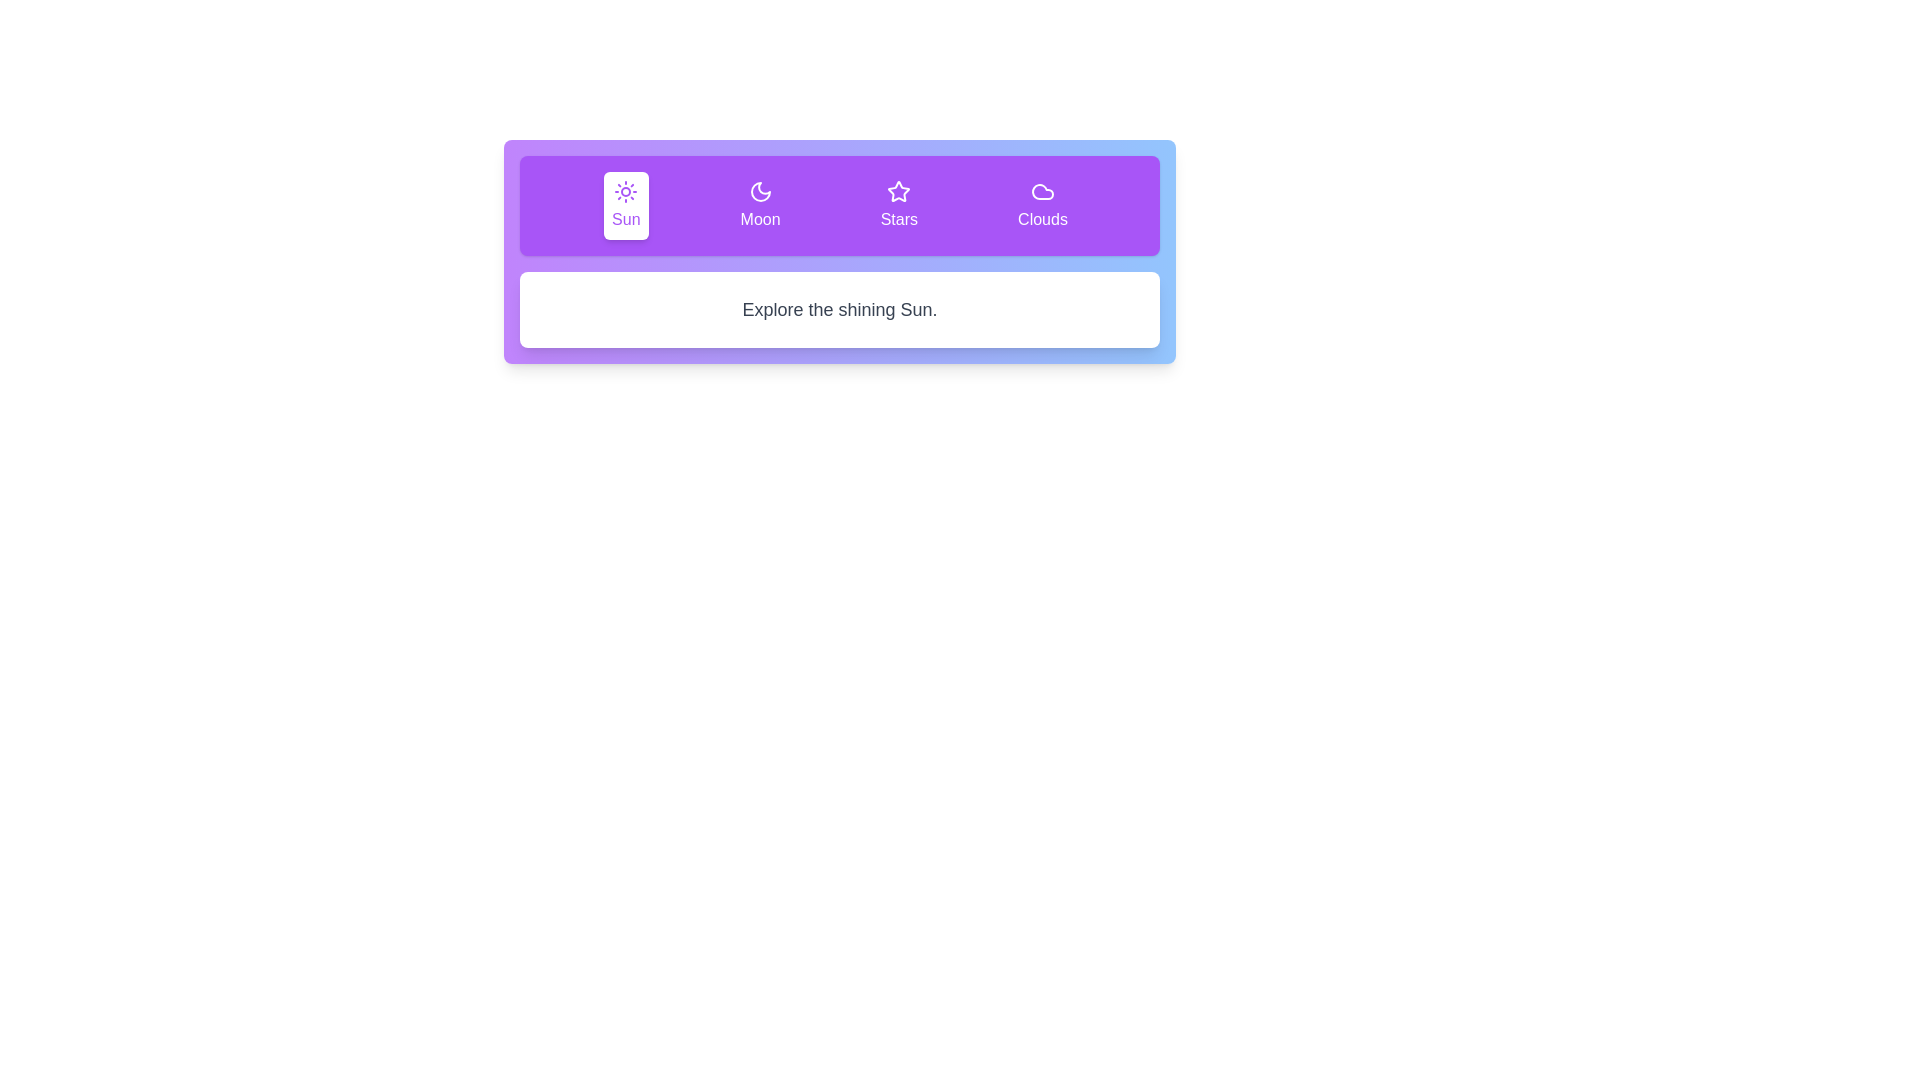 The height and width of the screenshot is (1080, 1920). I want to click on the star icon located within the 'Stars' button in the upper part of the interface for selection, so click(897, 191).